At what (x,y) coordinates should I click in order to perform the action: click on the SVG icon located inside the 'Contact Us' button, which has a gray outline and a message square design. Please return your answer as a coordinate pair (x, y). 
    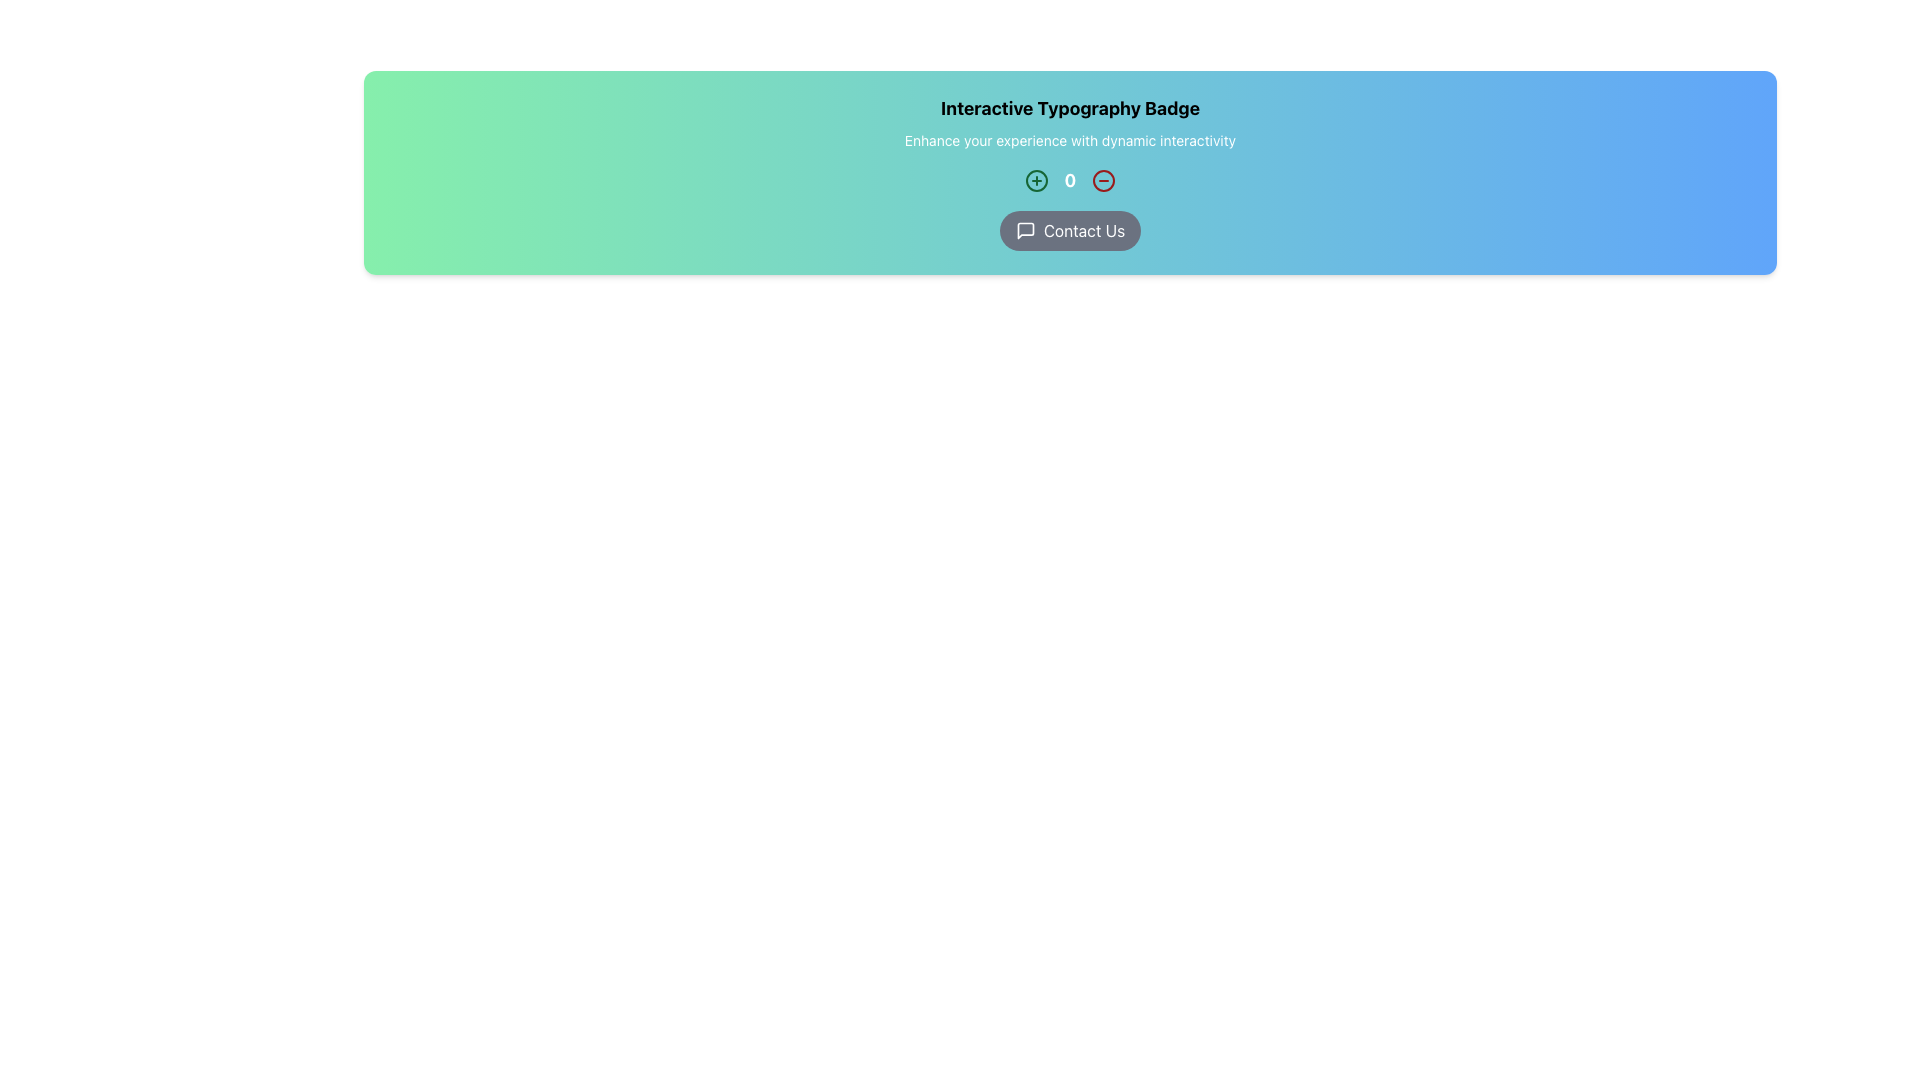
    Looking at the image, I should click on (1025, 230).